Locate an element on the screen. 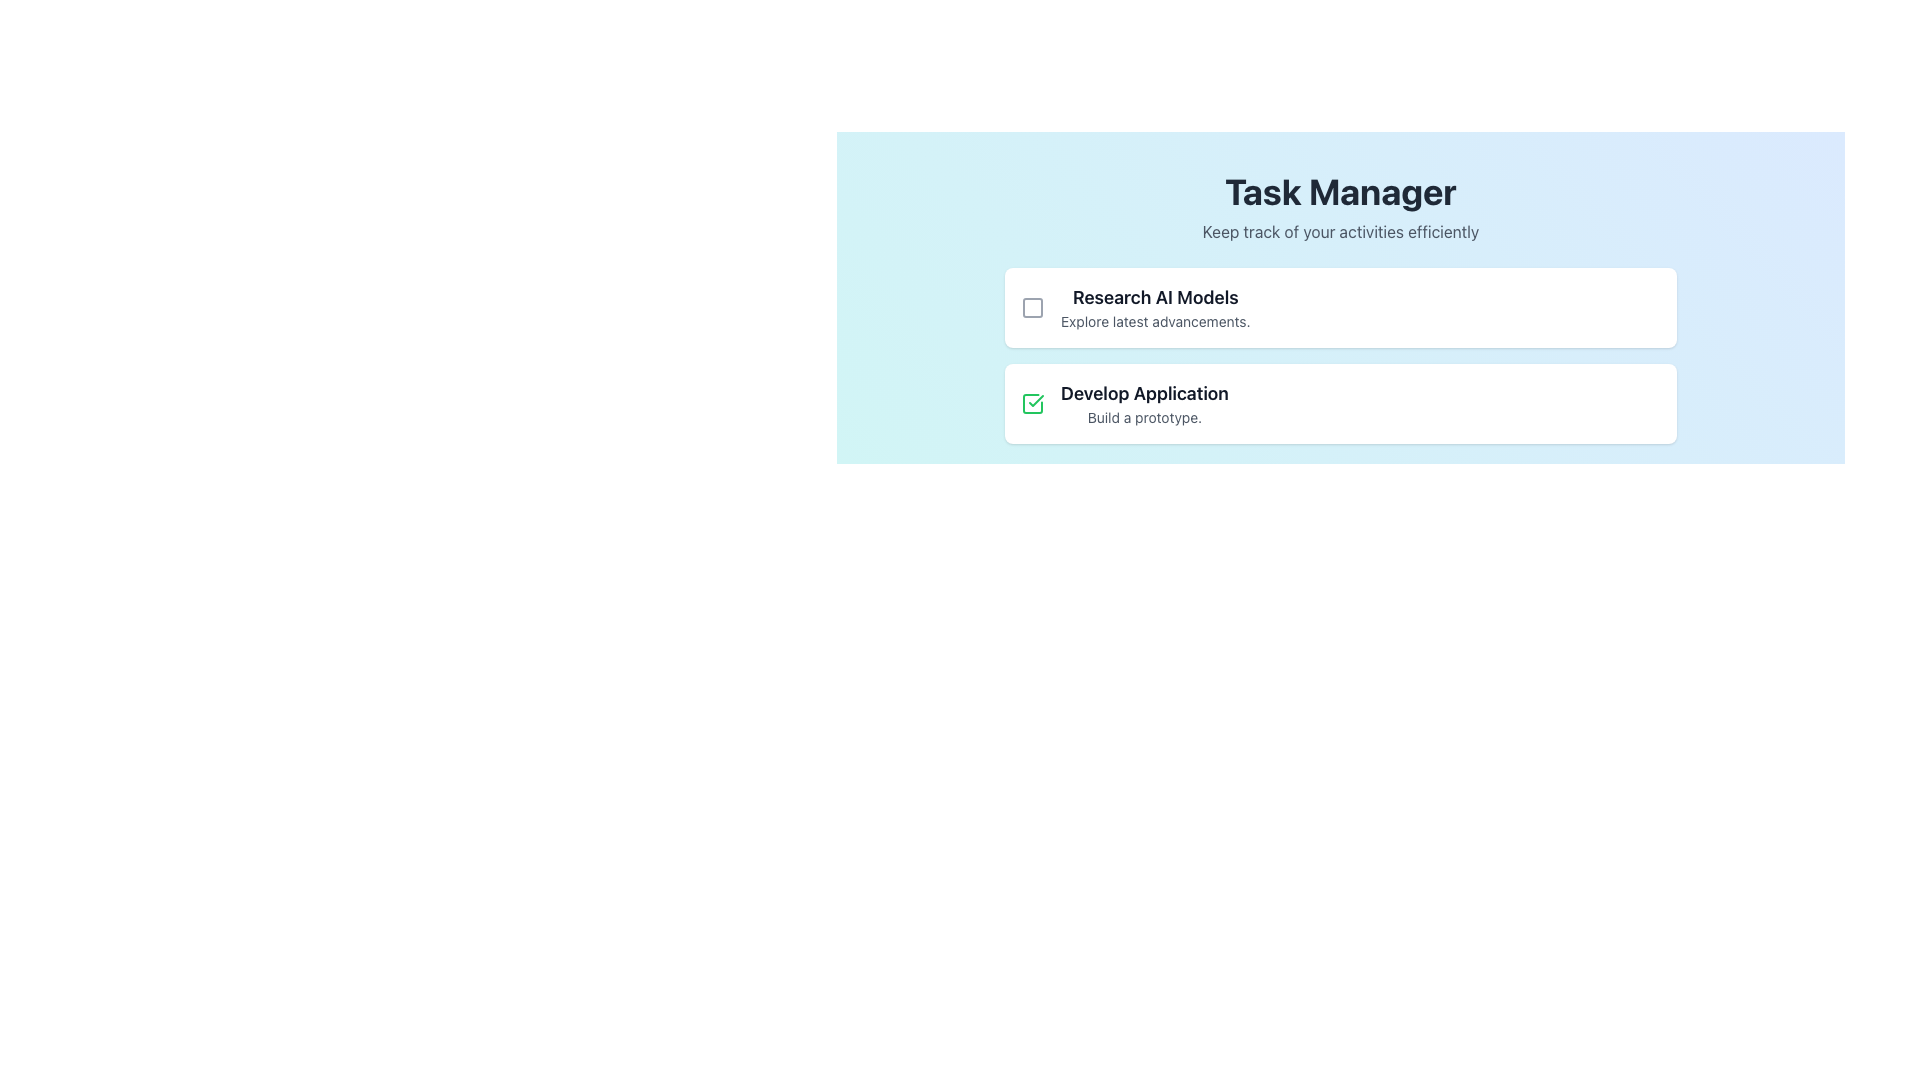 Image resolution: width=1920 pixels, height=1080 pixels. the text element displaying 'Develop Application', which is styled in bold and appears larger than surrounding text, located in the lower task card above 'Build a prototype' is located at coordinates (1144, 393).